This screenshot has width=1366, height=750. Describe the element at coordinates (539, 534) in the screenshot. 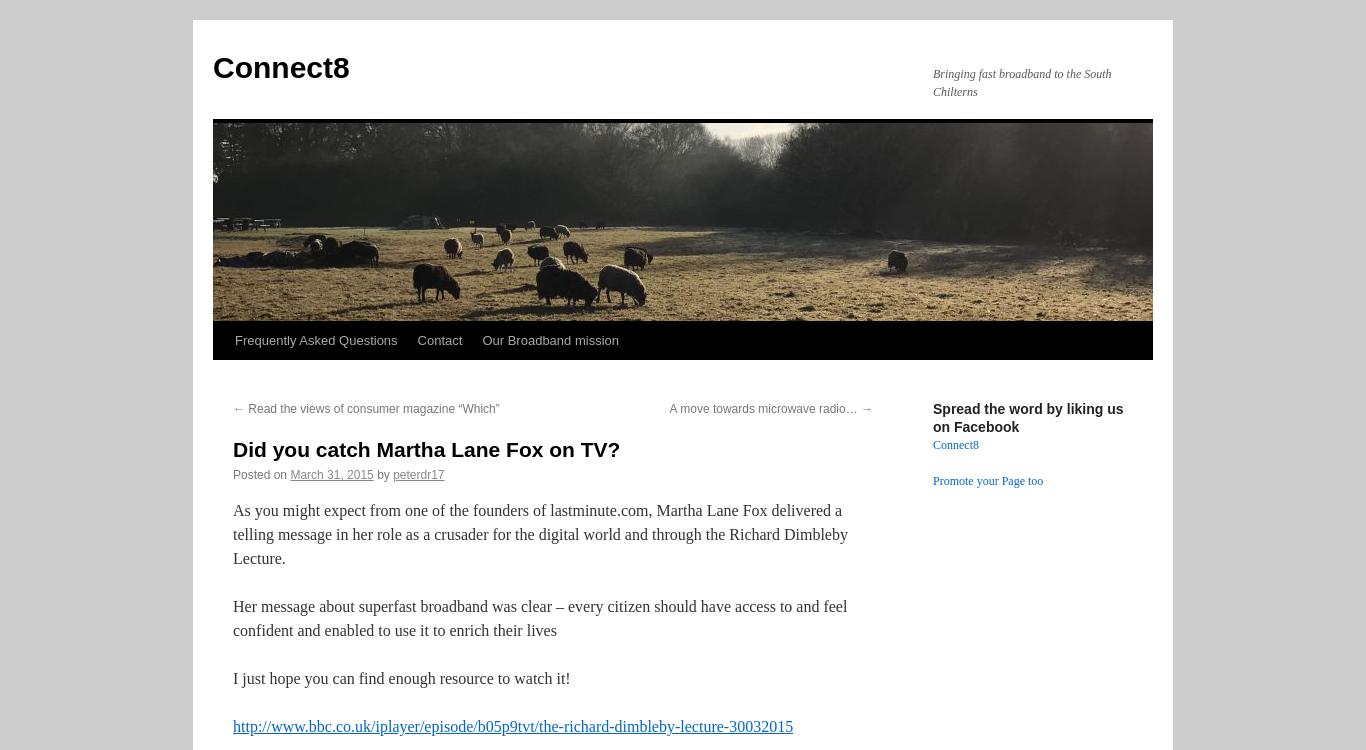

I see `'As you might expect from one of the founders of lastminute.com, Martha Lane Fox delivered a telling message in her role as a crusader for the digital world and through the Richard Dimbleby Lecture.'` at that location.